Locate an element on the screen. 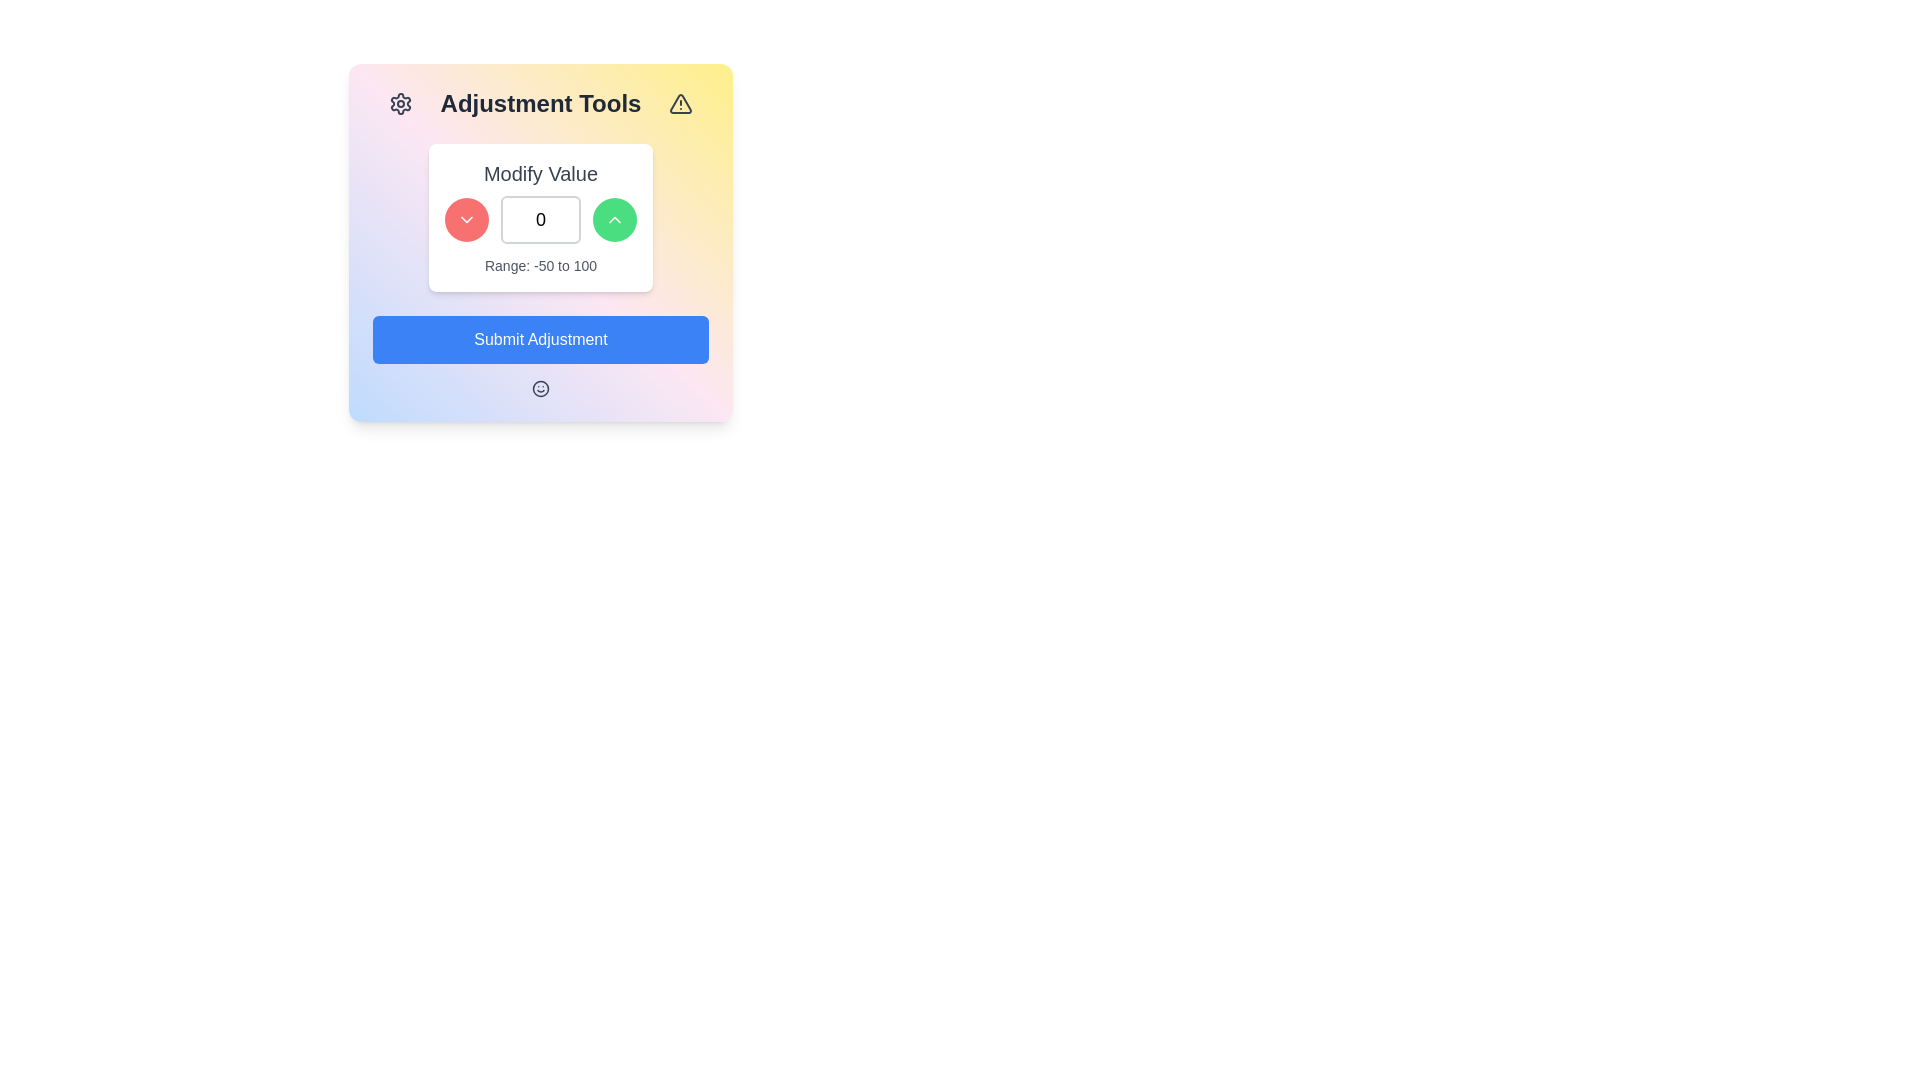 Image resolution: width=1920 pixels, height=1080 pixels. the alert icon located at the top-right corner of the 'Adjustment Tools' section, which serves as a visual indicator for notifications is located at coordinates (681, 104).